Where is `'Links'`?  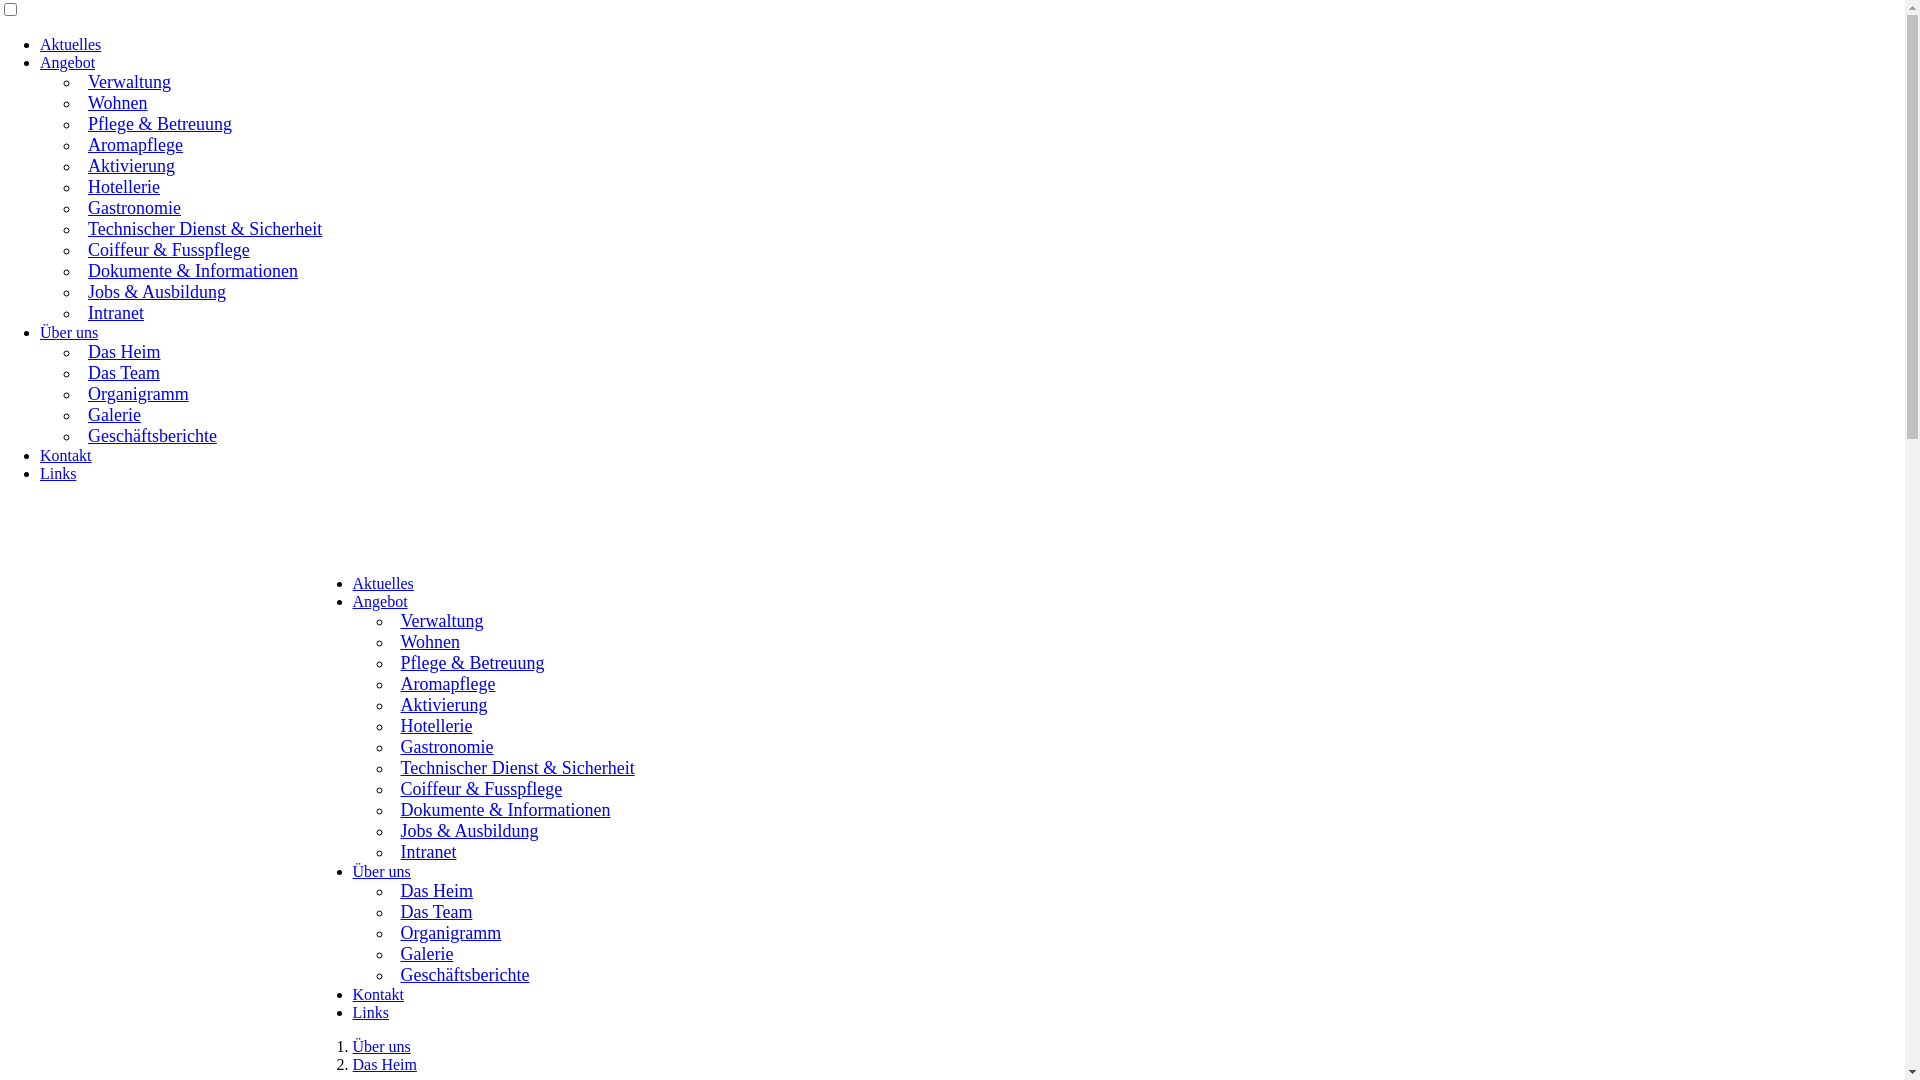
'Links' is located at coordinates (39, 473).